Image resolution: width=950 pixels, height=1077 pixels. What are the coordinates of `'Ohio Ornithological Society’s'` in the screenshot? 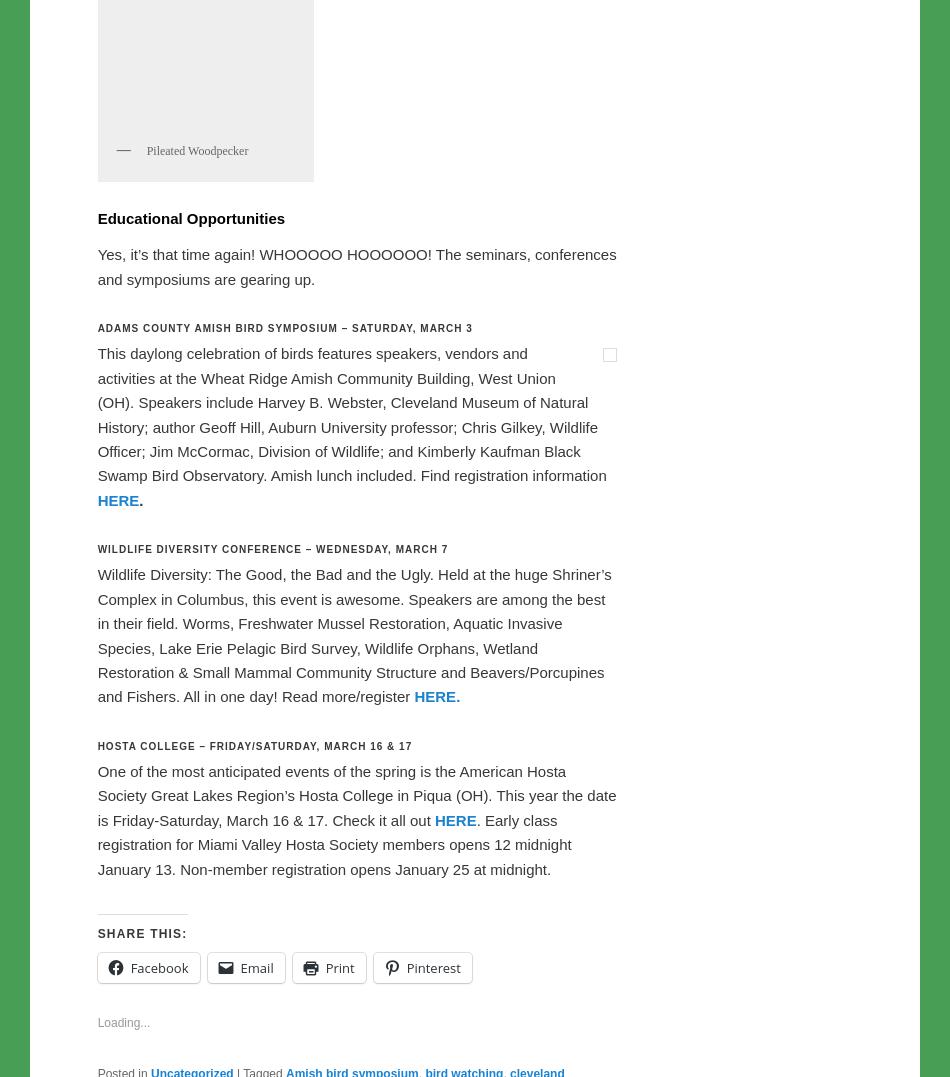 It's located at (434, 43).